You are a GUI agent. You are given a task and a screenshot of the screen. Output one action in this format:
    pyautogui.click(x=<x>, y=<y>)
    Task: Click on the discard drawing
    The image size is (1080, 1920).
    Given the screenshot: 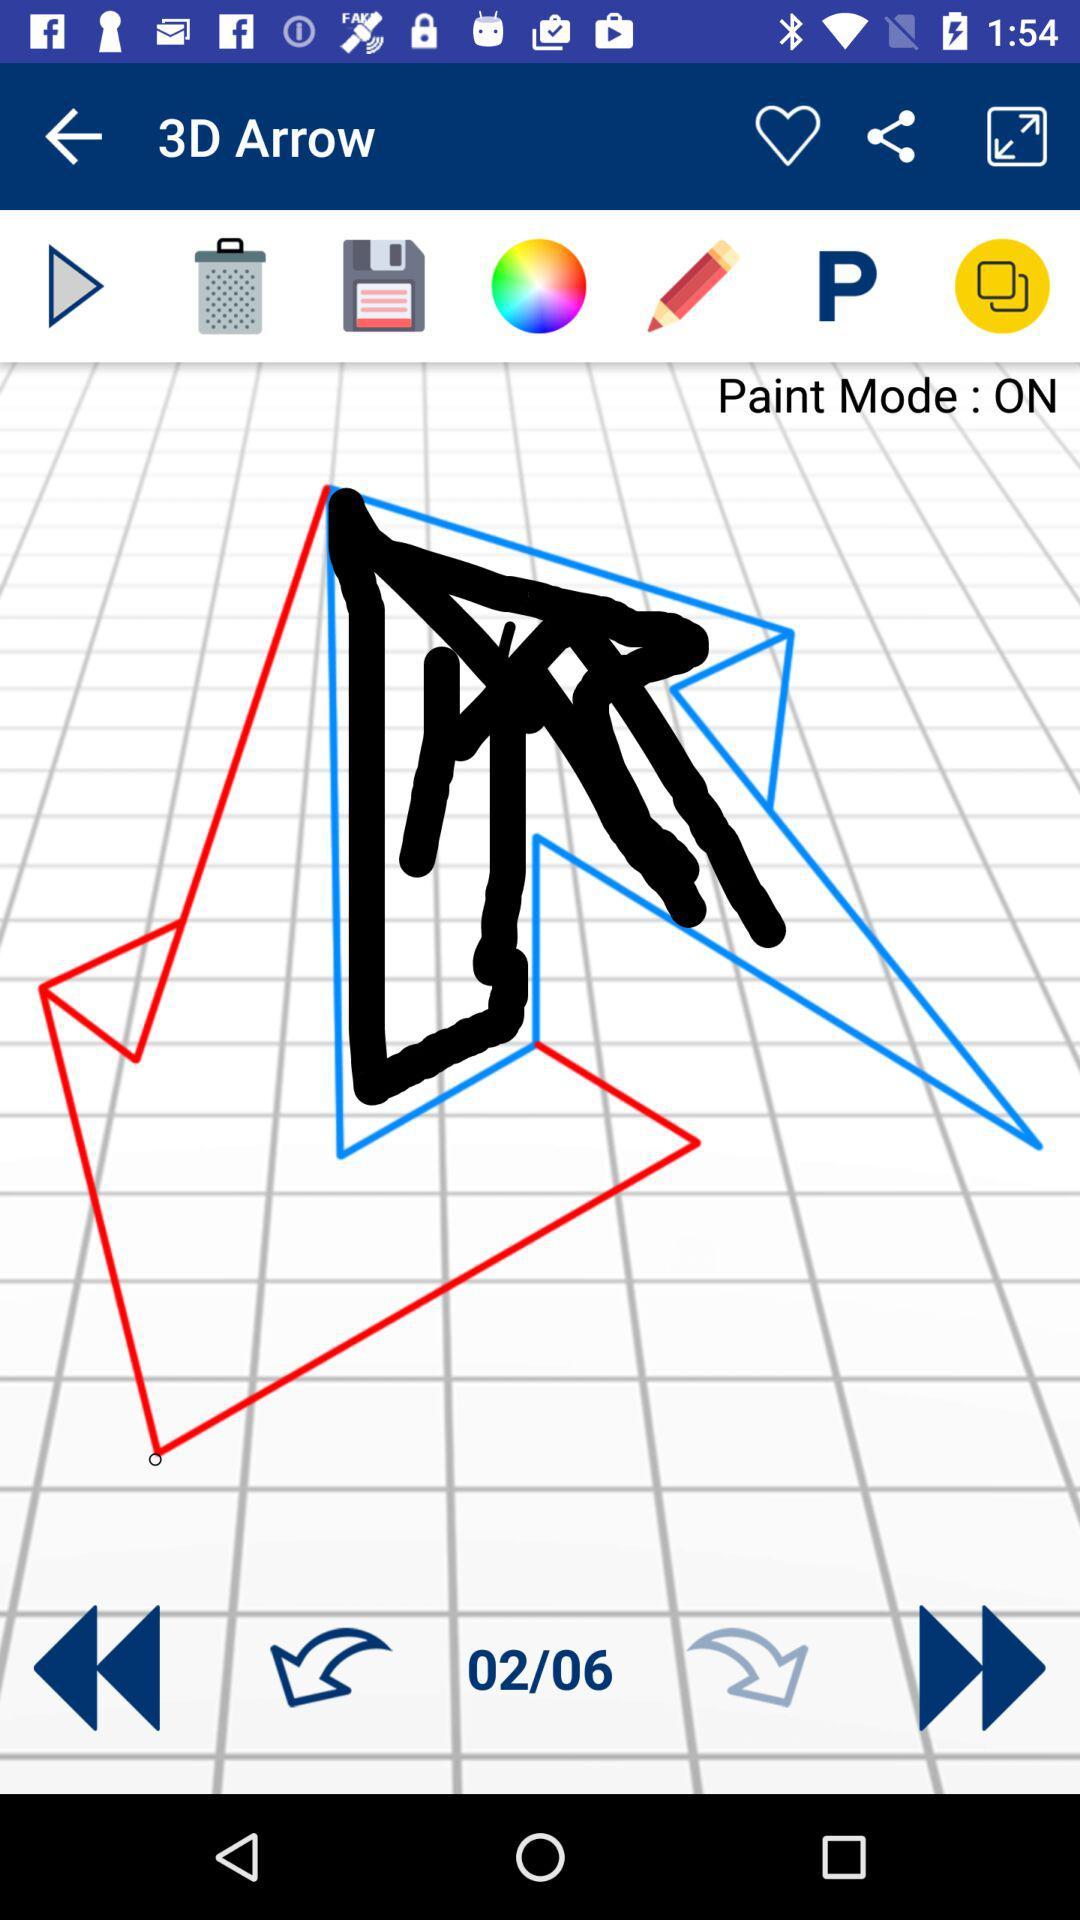 What is the action you would take?
    pyautogui.click(x=229, y=285)
    